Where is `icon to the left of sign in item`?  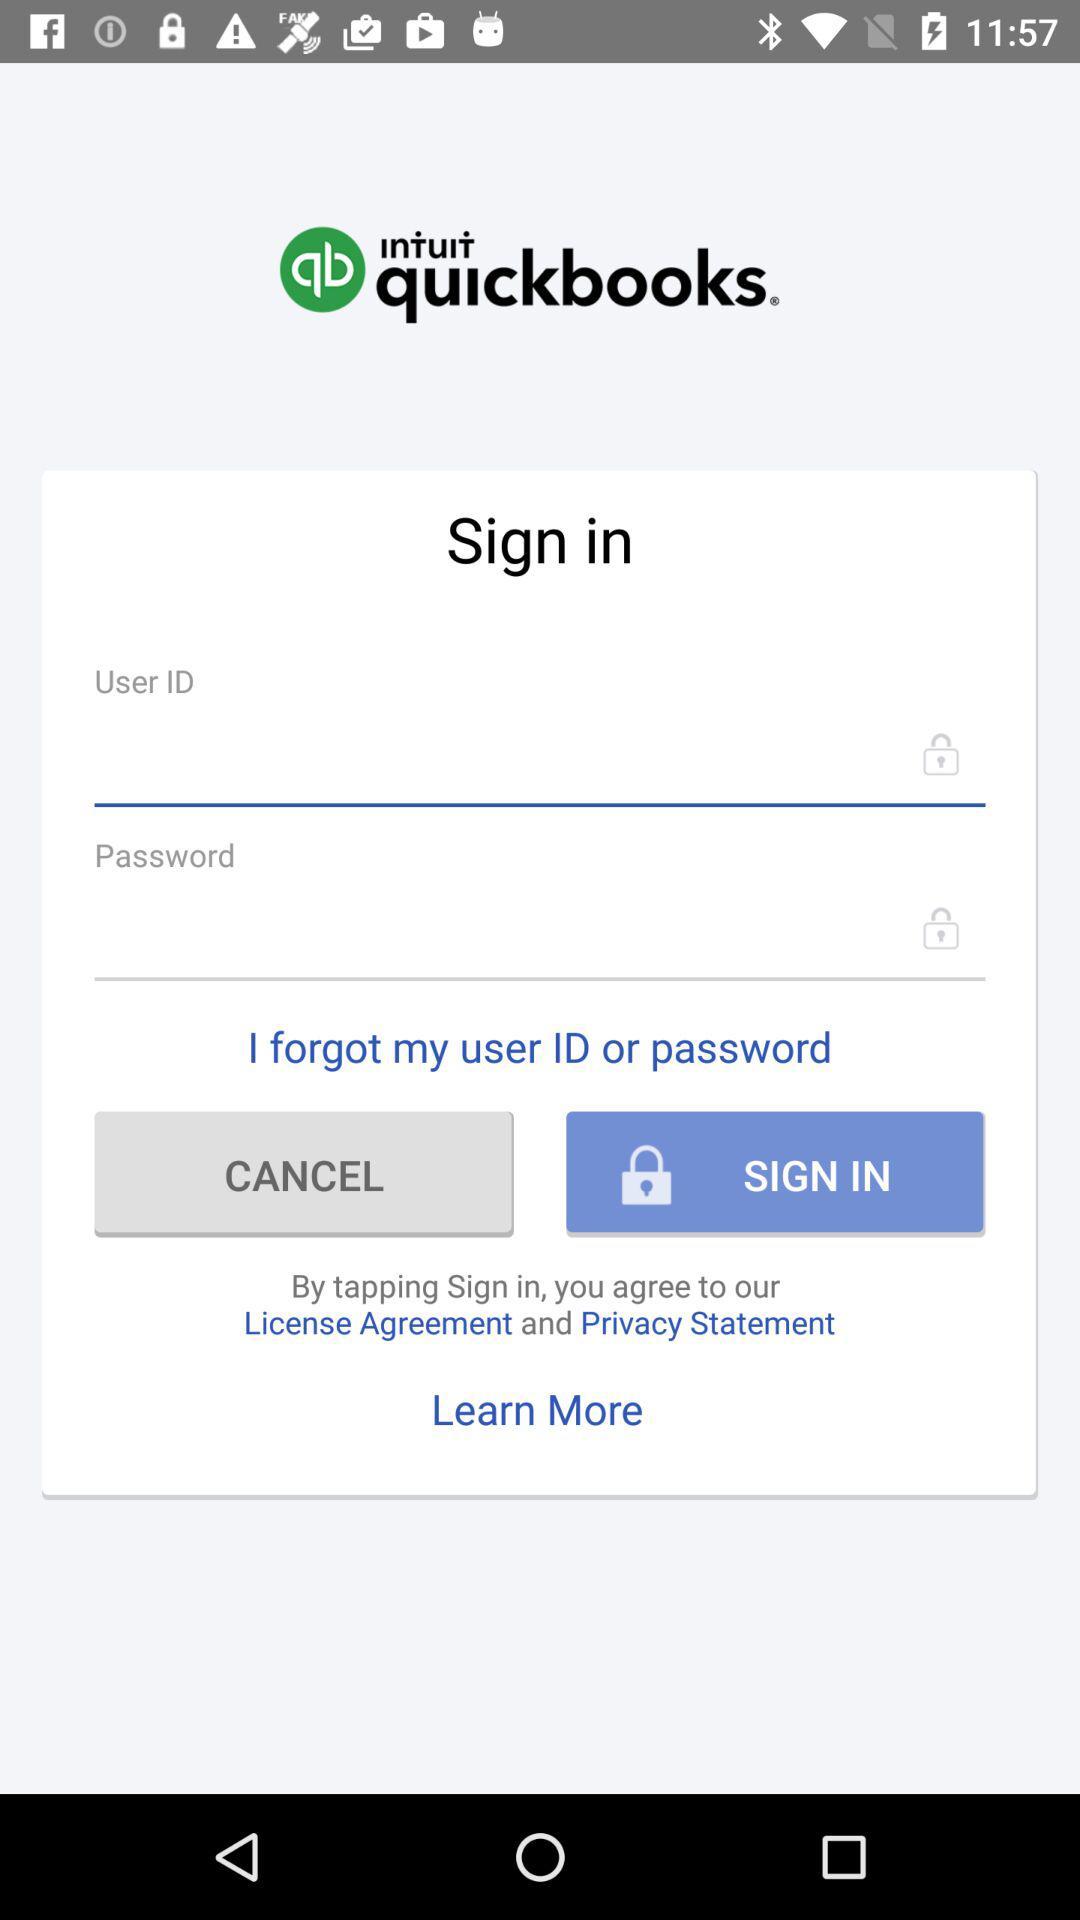
icon to the left of sign in item is located at coordinates (304, 1174).